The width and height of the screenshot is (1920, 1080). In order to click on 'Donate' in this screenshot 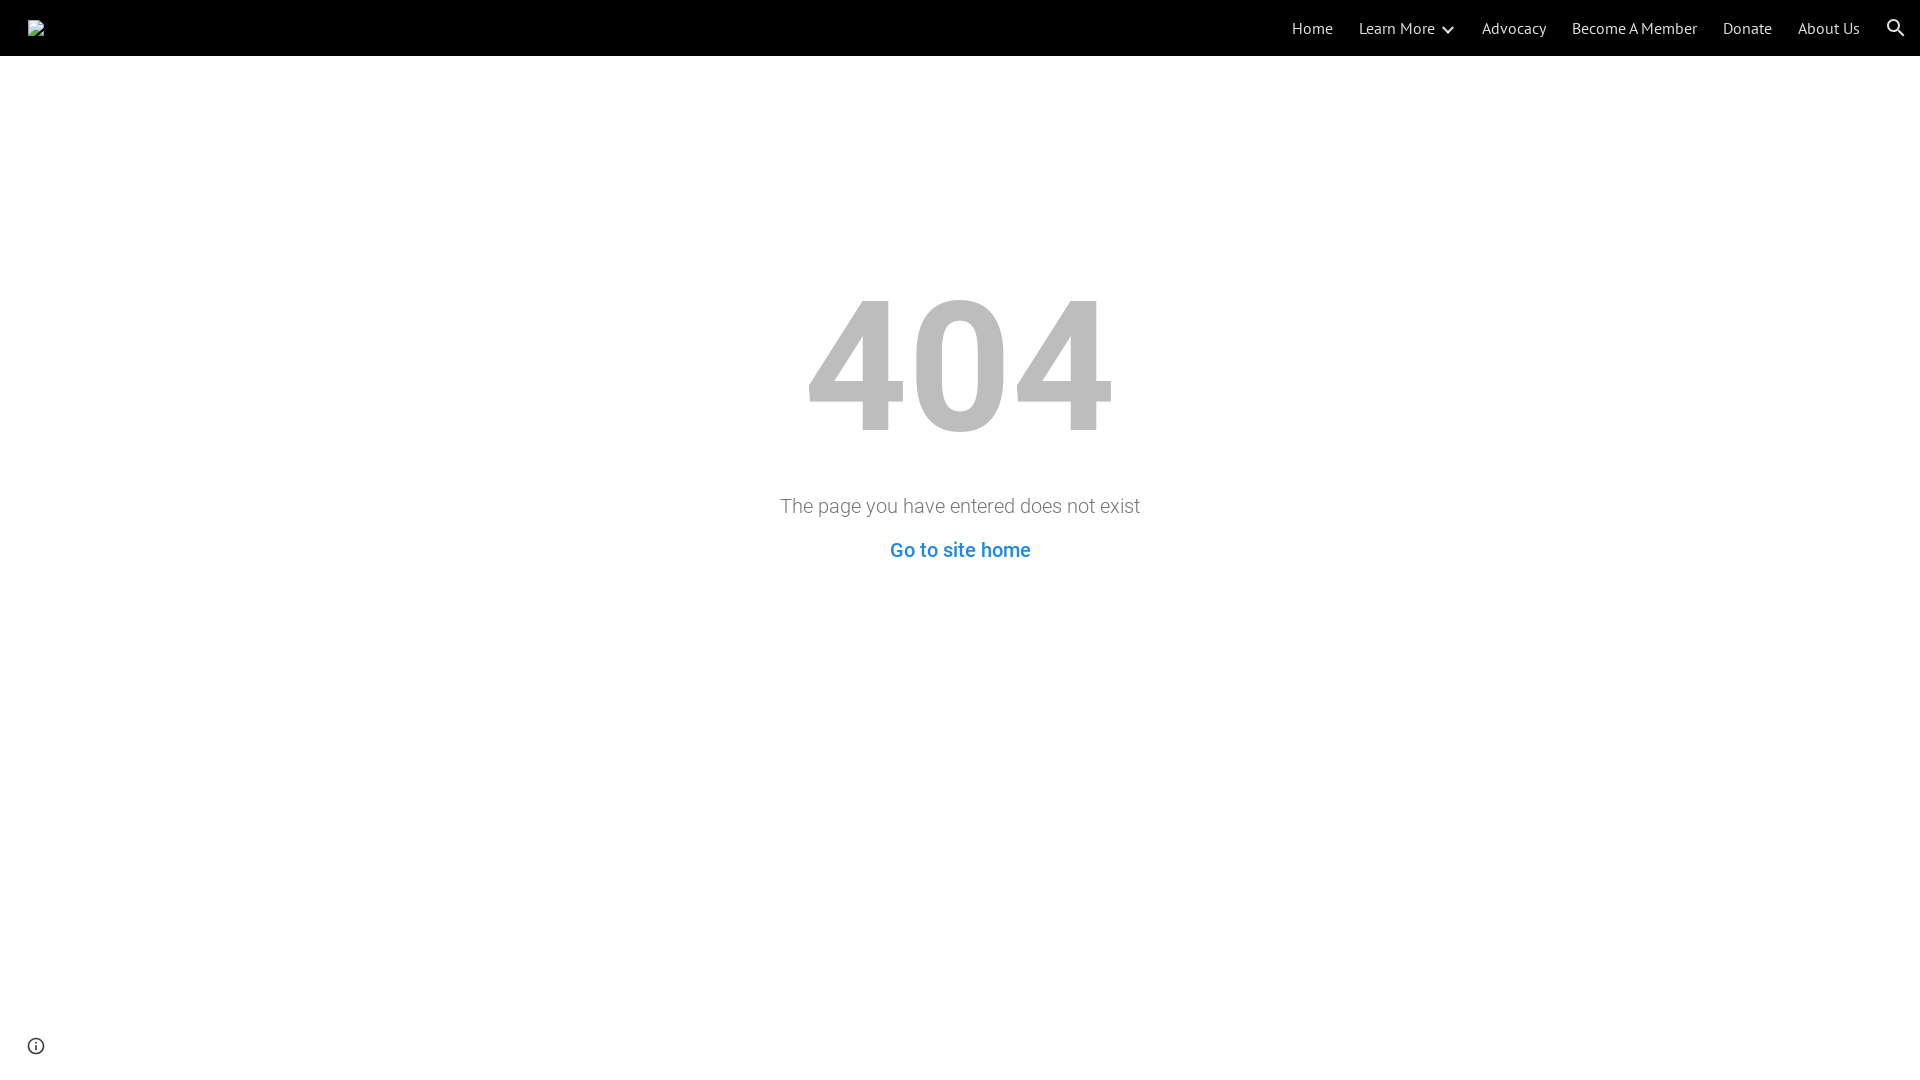, I will do `click(1746, 27)`.